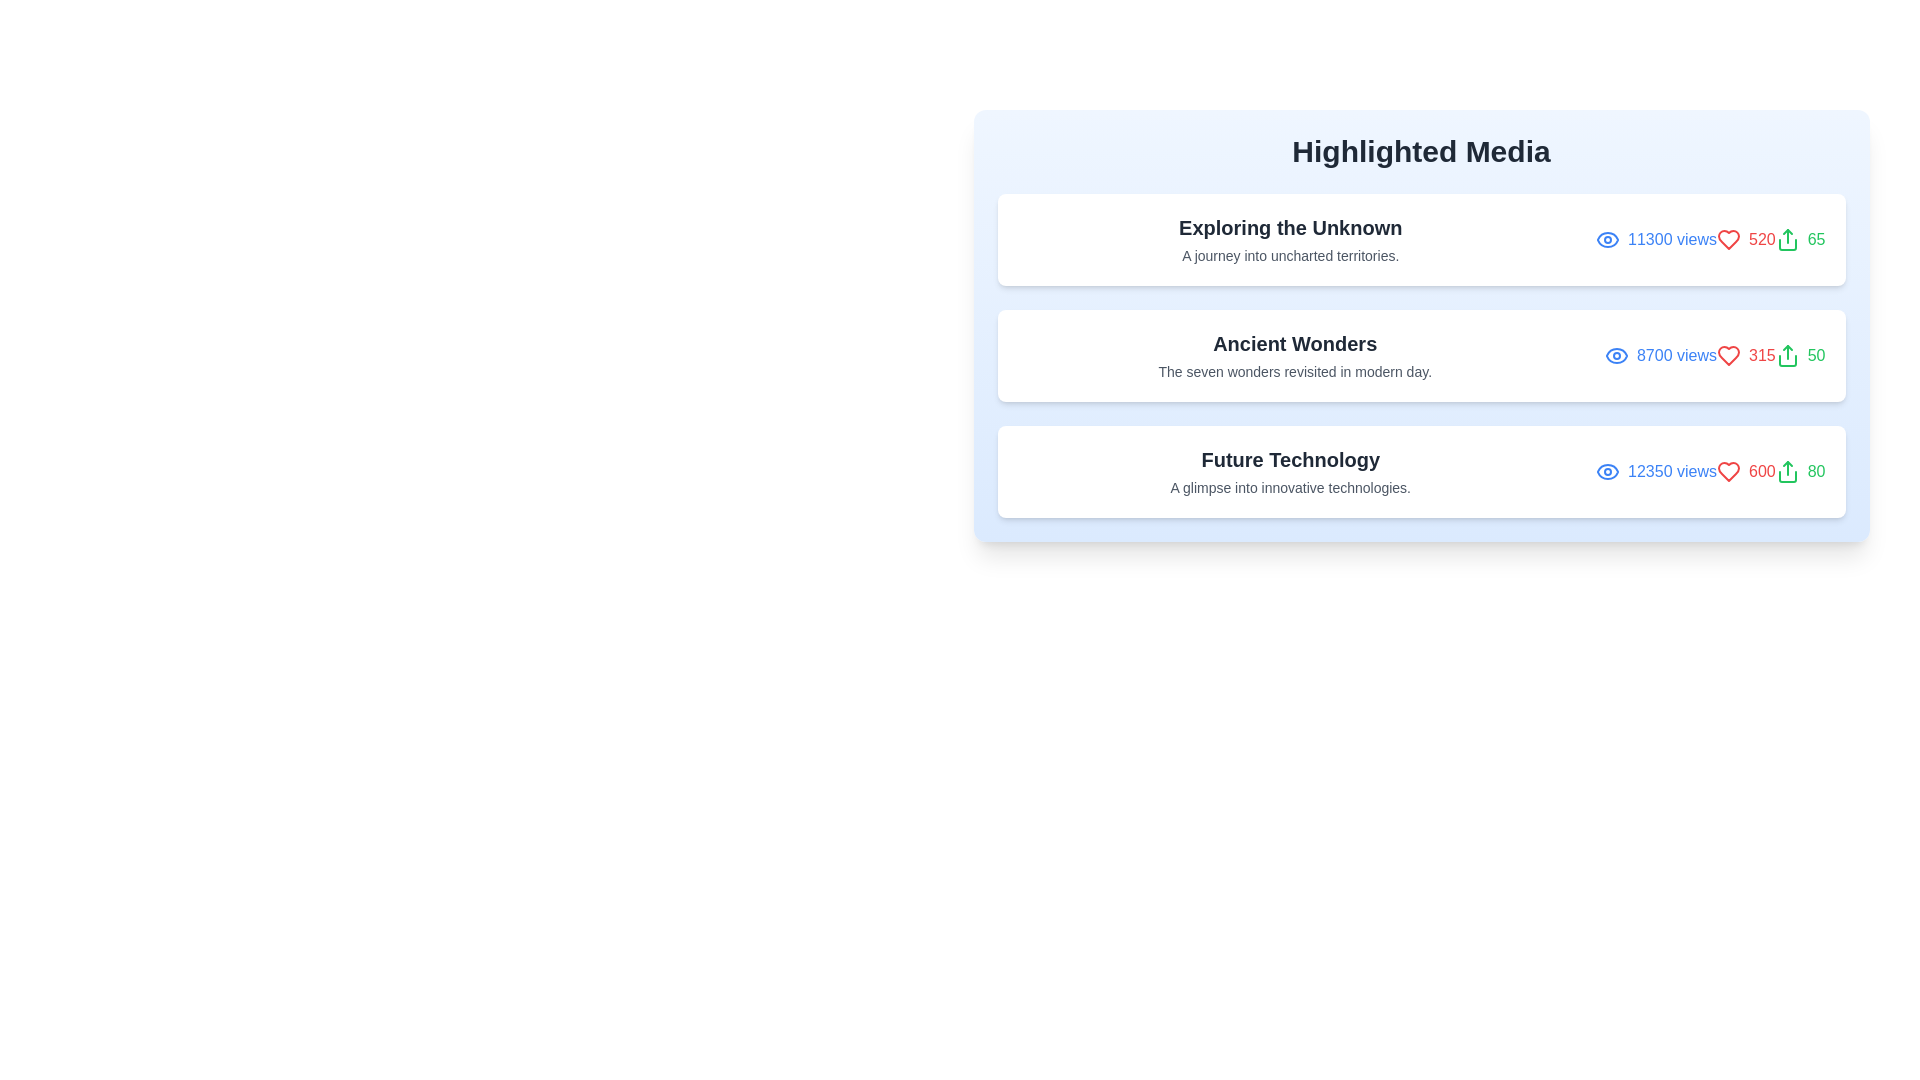  What do you see at coordinates (1290, 238) in the screenshot?
I see `the description of the media item 'Exploring the Unknown'` at bounding box center [1290, 238].